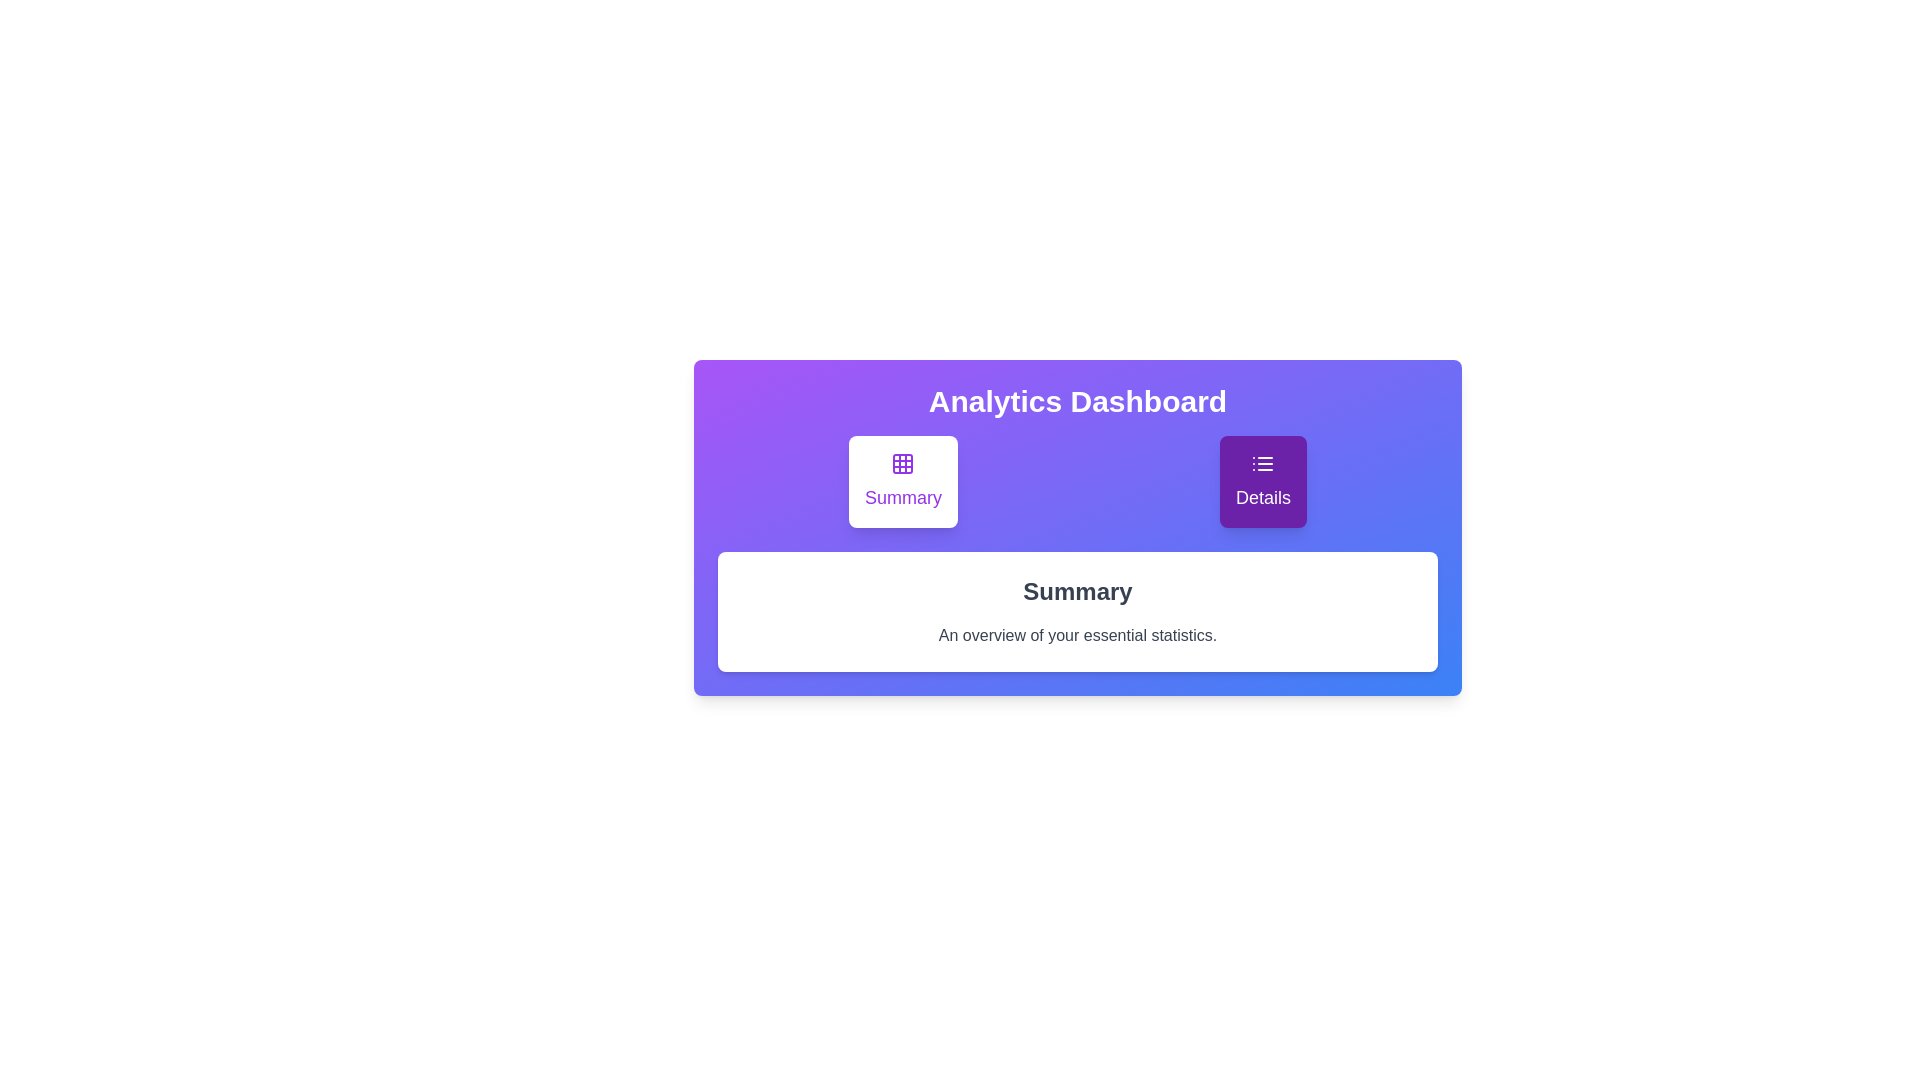  What do you see at coordinates (902, 482) in the screenshot?
I see `the Summary tab by clicking on its button` at bounding box center [902, 482].